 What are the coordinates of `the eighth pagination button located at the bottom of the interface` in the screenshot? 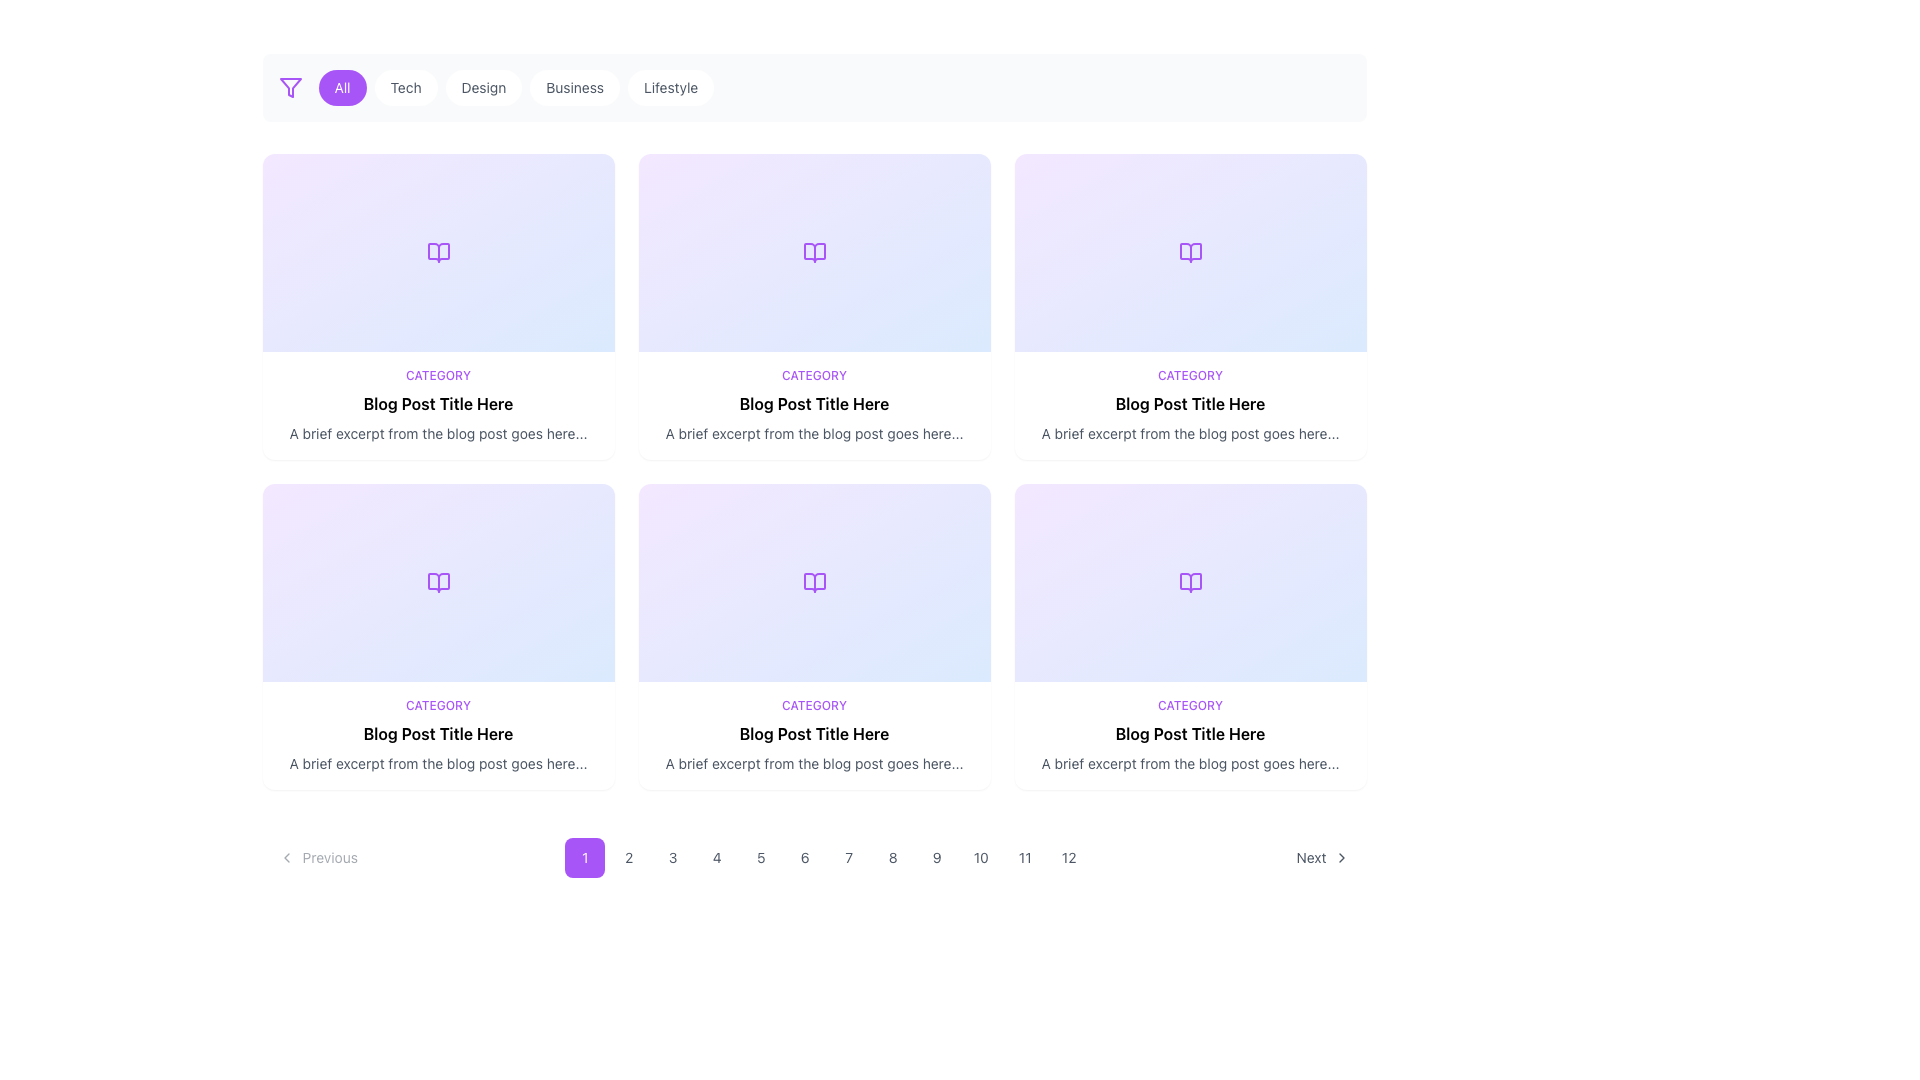 It's located at (891, 856).